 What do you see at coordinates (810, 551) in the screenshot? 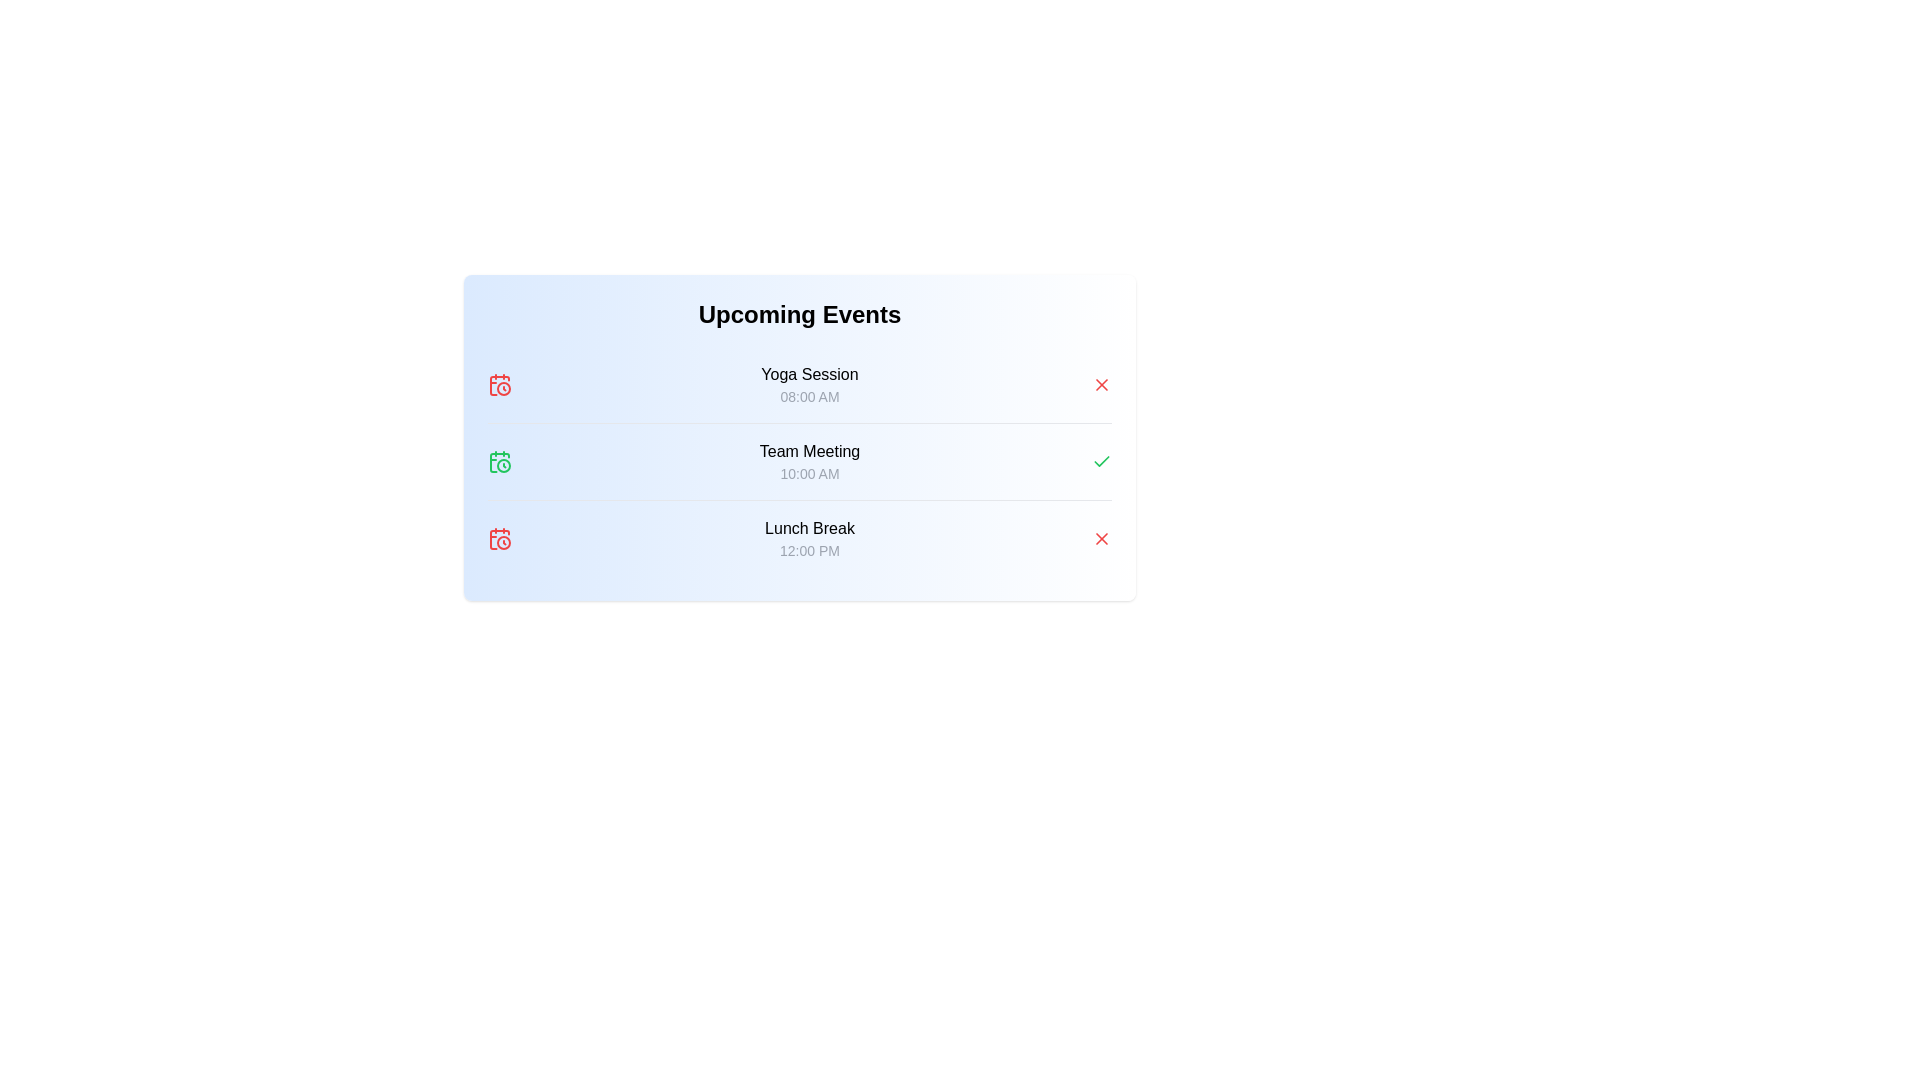
I see `the Static Text Label displaying the scheduled time for the event 'Lunch Break' located in the third row of the 'Upcoming Events' list` at bounding box center [810, 551].